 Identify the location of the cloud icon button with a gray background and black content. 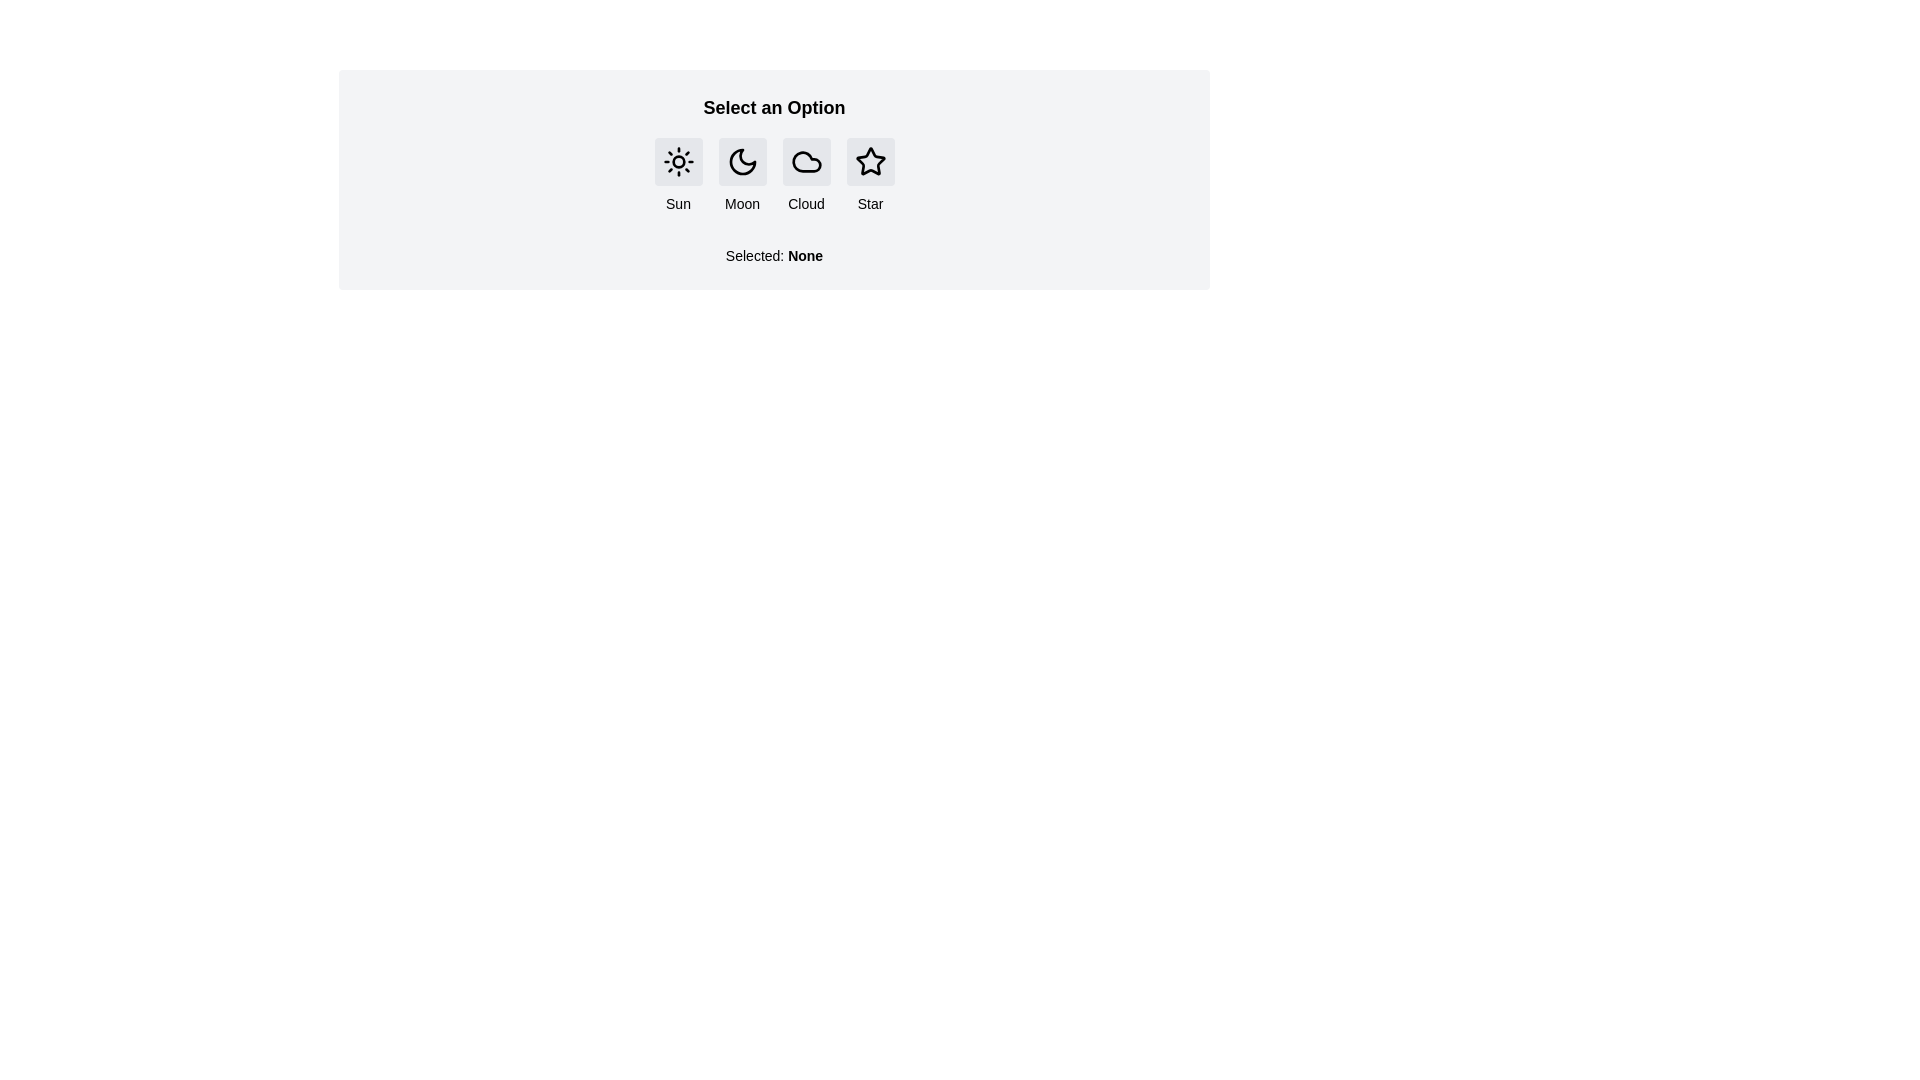
(806, 161).